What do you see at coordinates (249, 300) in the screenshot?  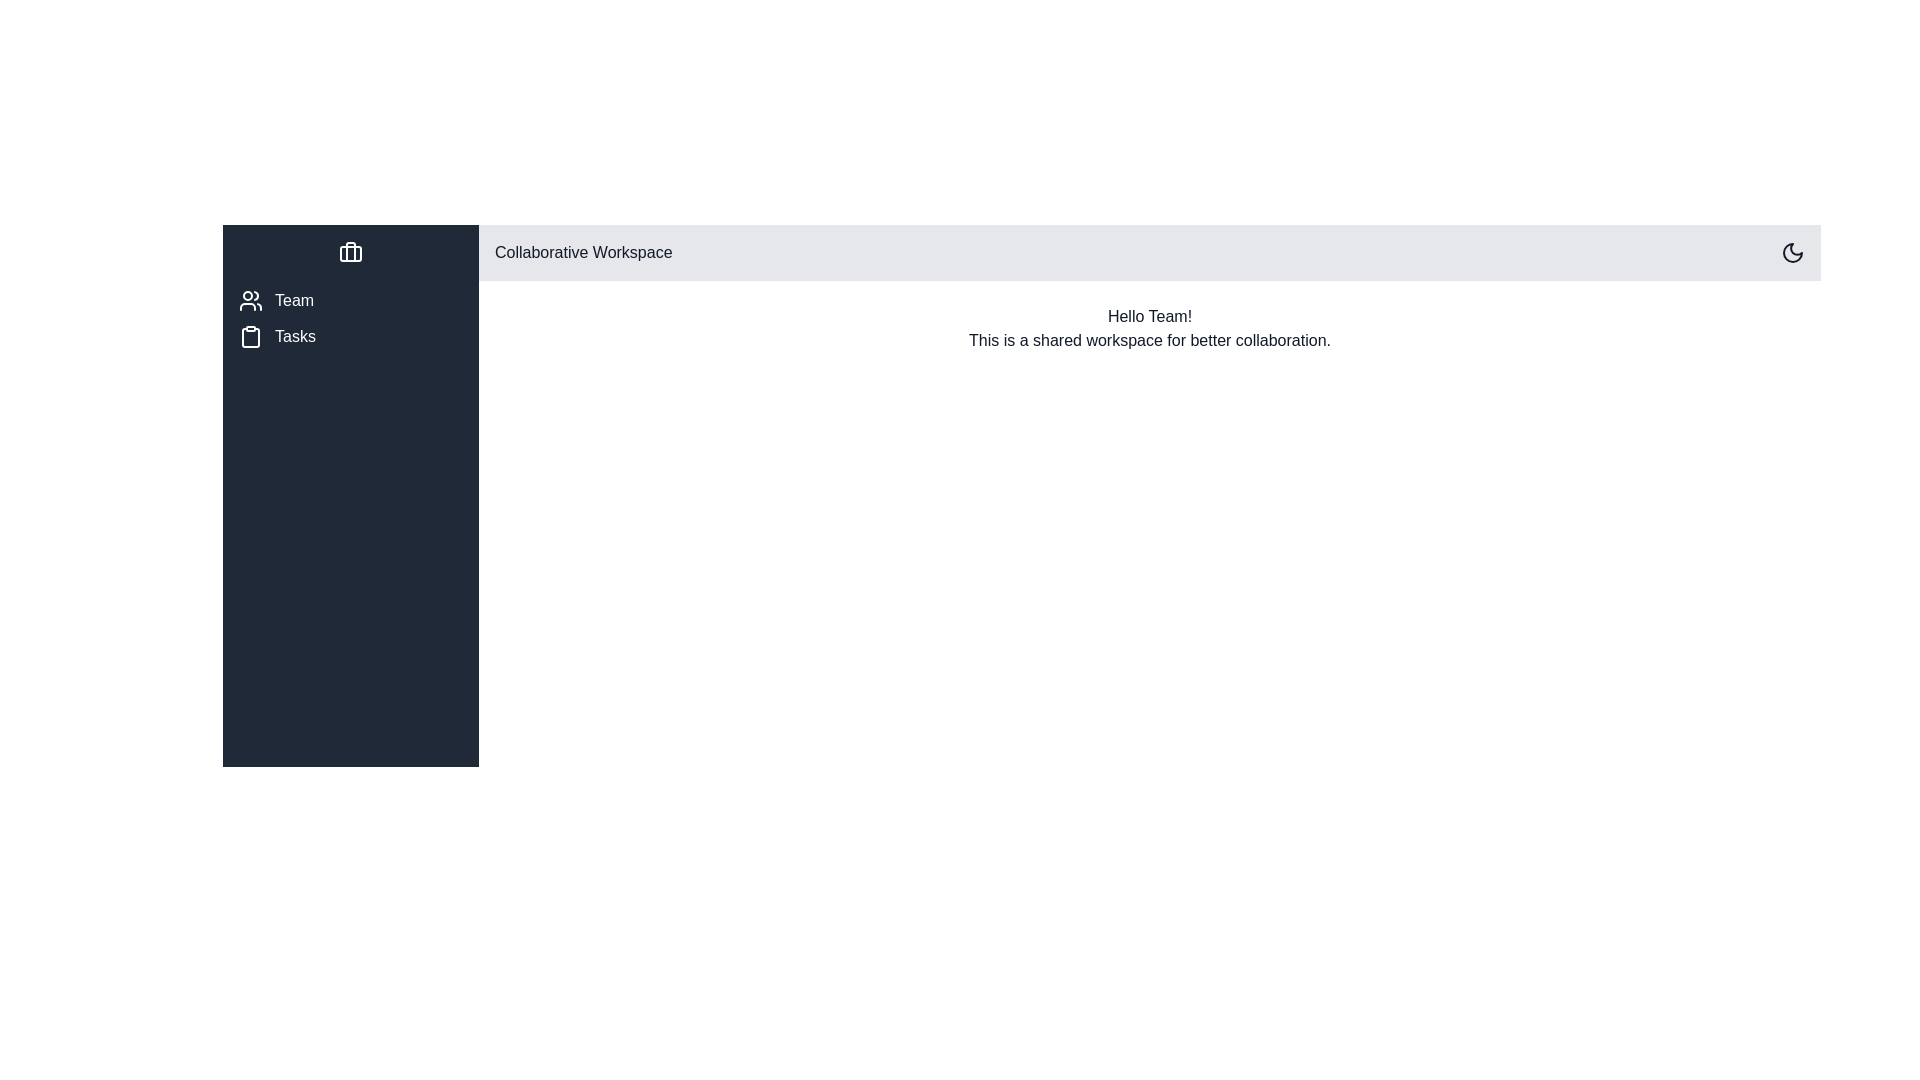 I see `the 'Team' icon, which is a white icon depicting a group of people located at the top of the sidebar menu` at bounding box center [249, 300].